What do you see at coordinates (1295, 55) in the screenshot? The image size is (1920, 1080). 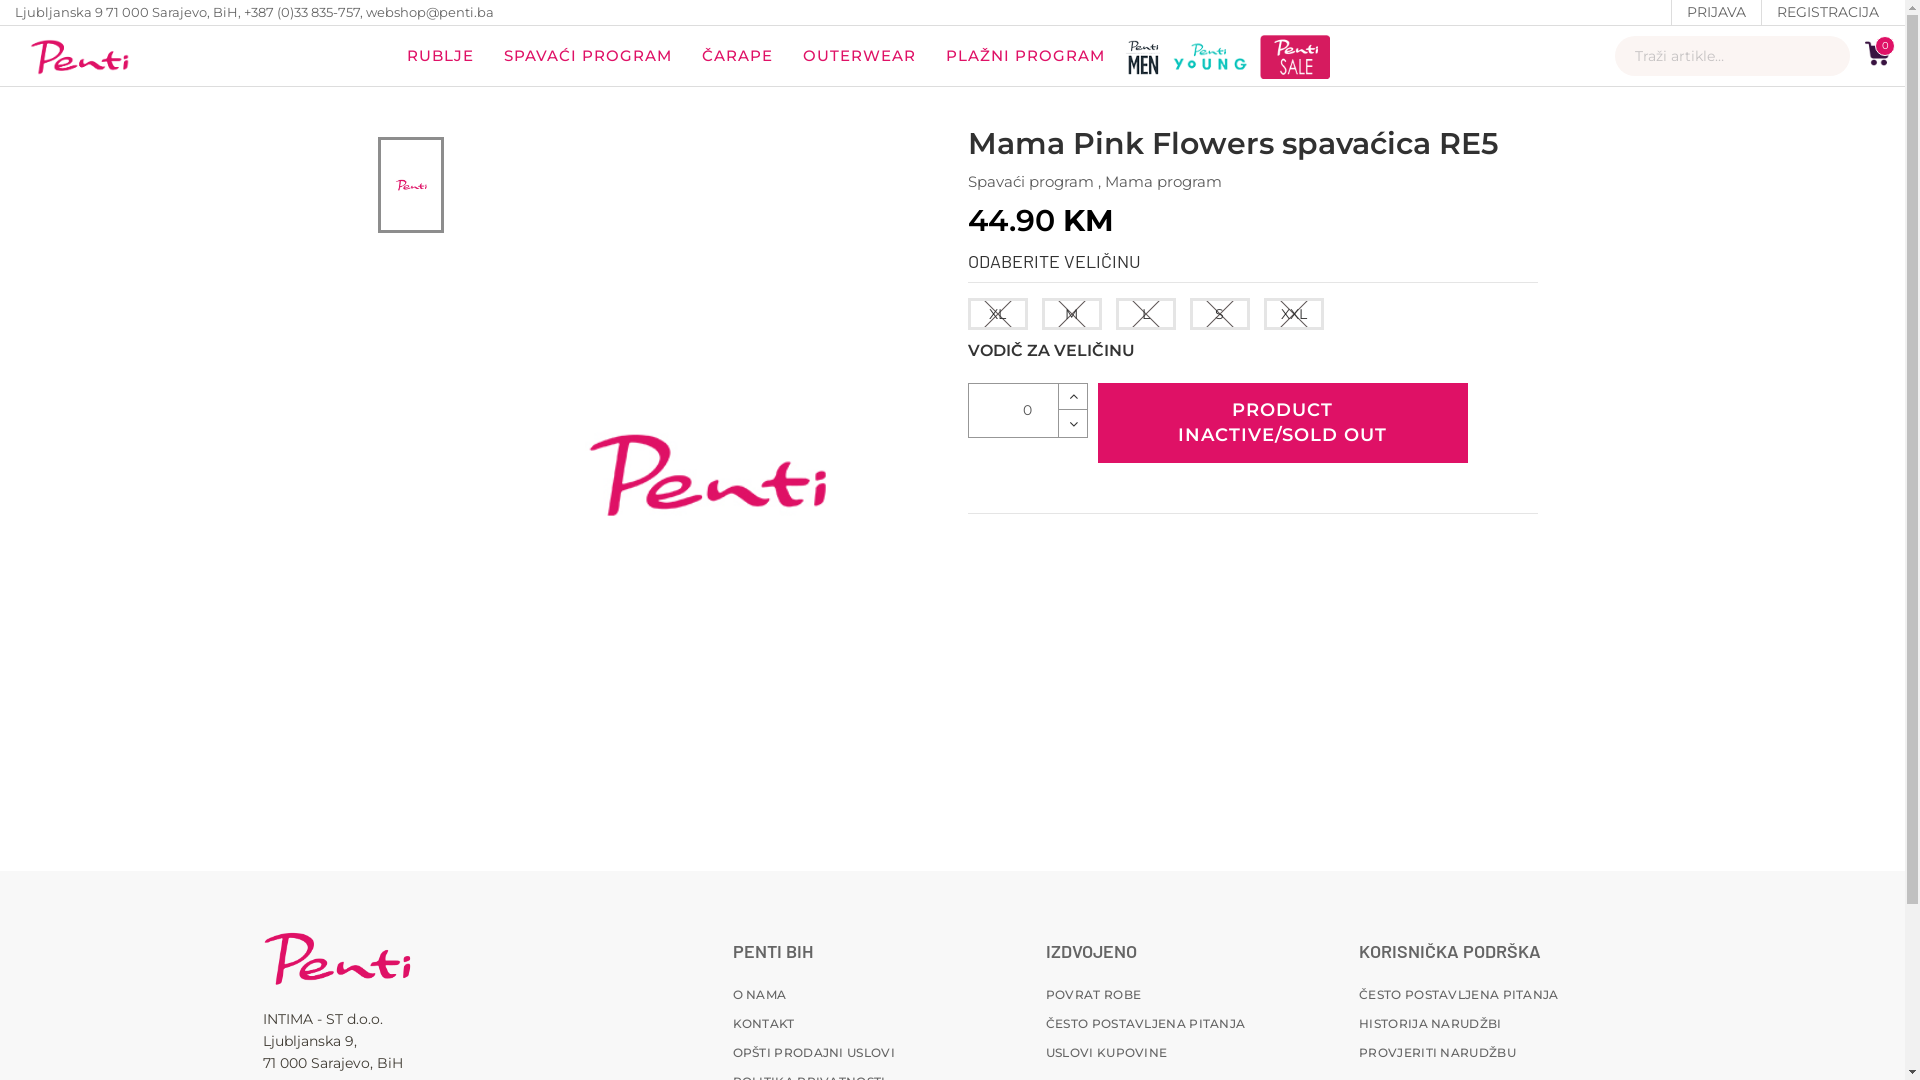 I see `'penti sale'` at bounding box center [1295, 55].